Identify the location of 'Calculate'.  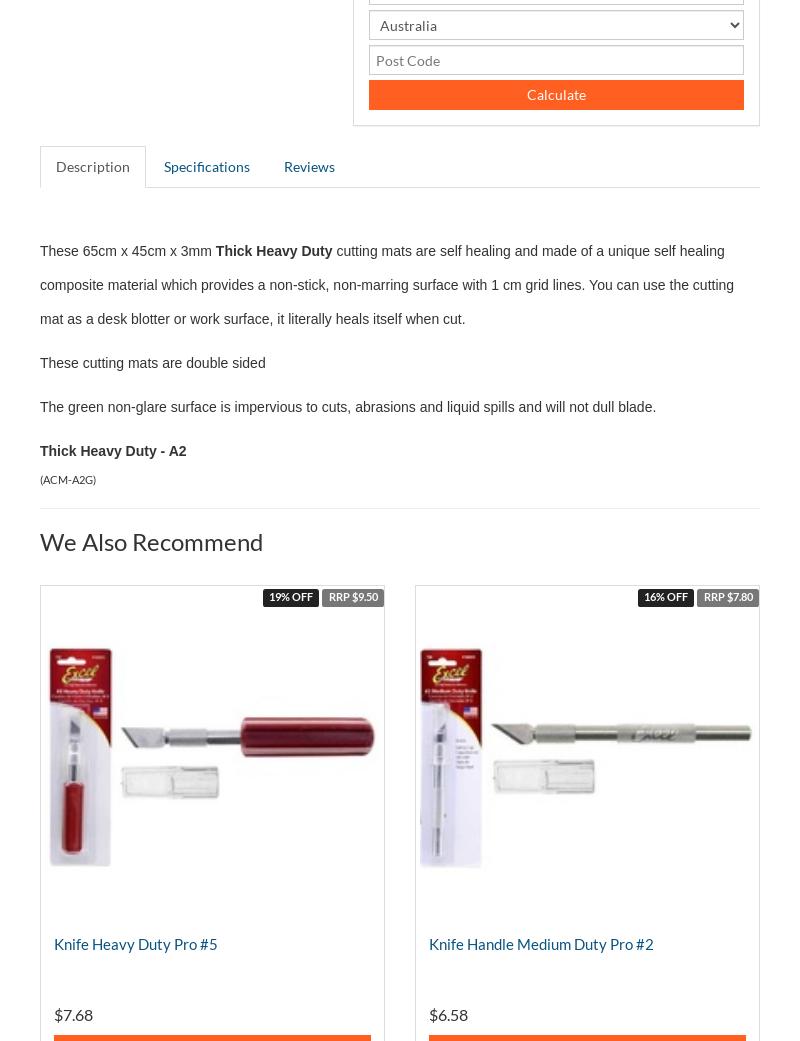
(555, 93).